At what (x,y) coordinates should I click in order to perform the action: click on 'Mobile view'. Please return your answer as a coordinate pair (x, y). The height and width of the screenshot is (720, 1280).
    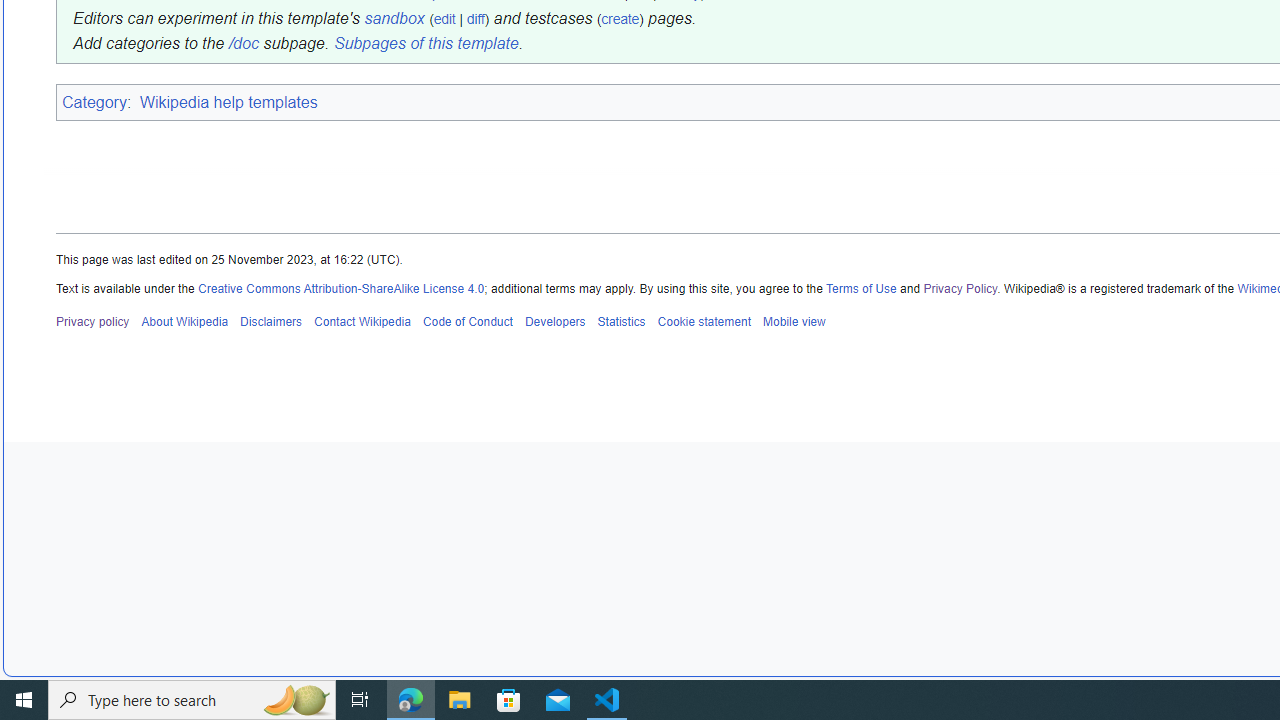
    Looking at the image, I should click on (792, 320).